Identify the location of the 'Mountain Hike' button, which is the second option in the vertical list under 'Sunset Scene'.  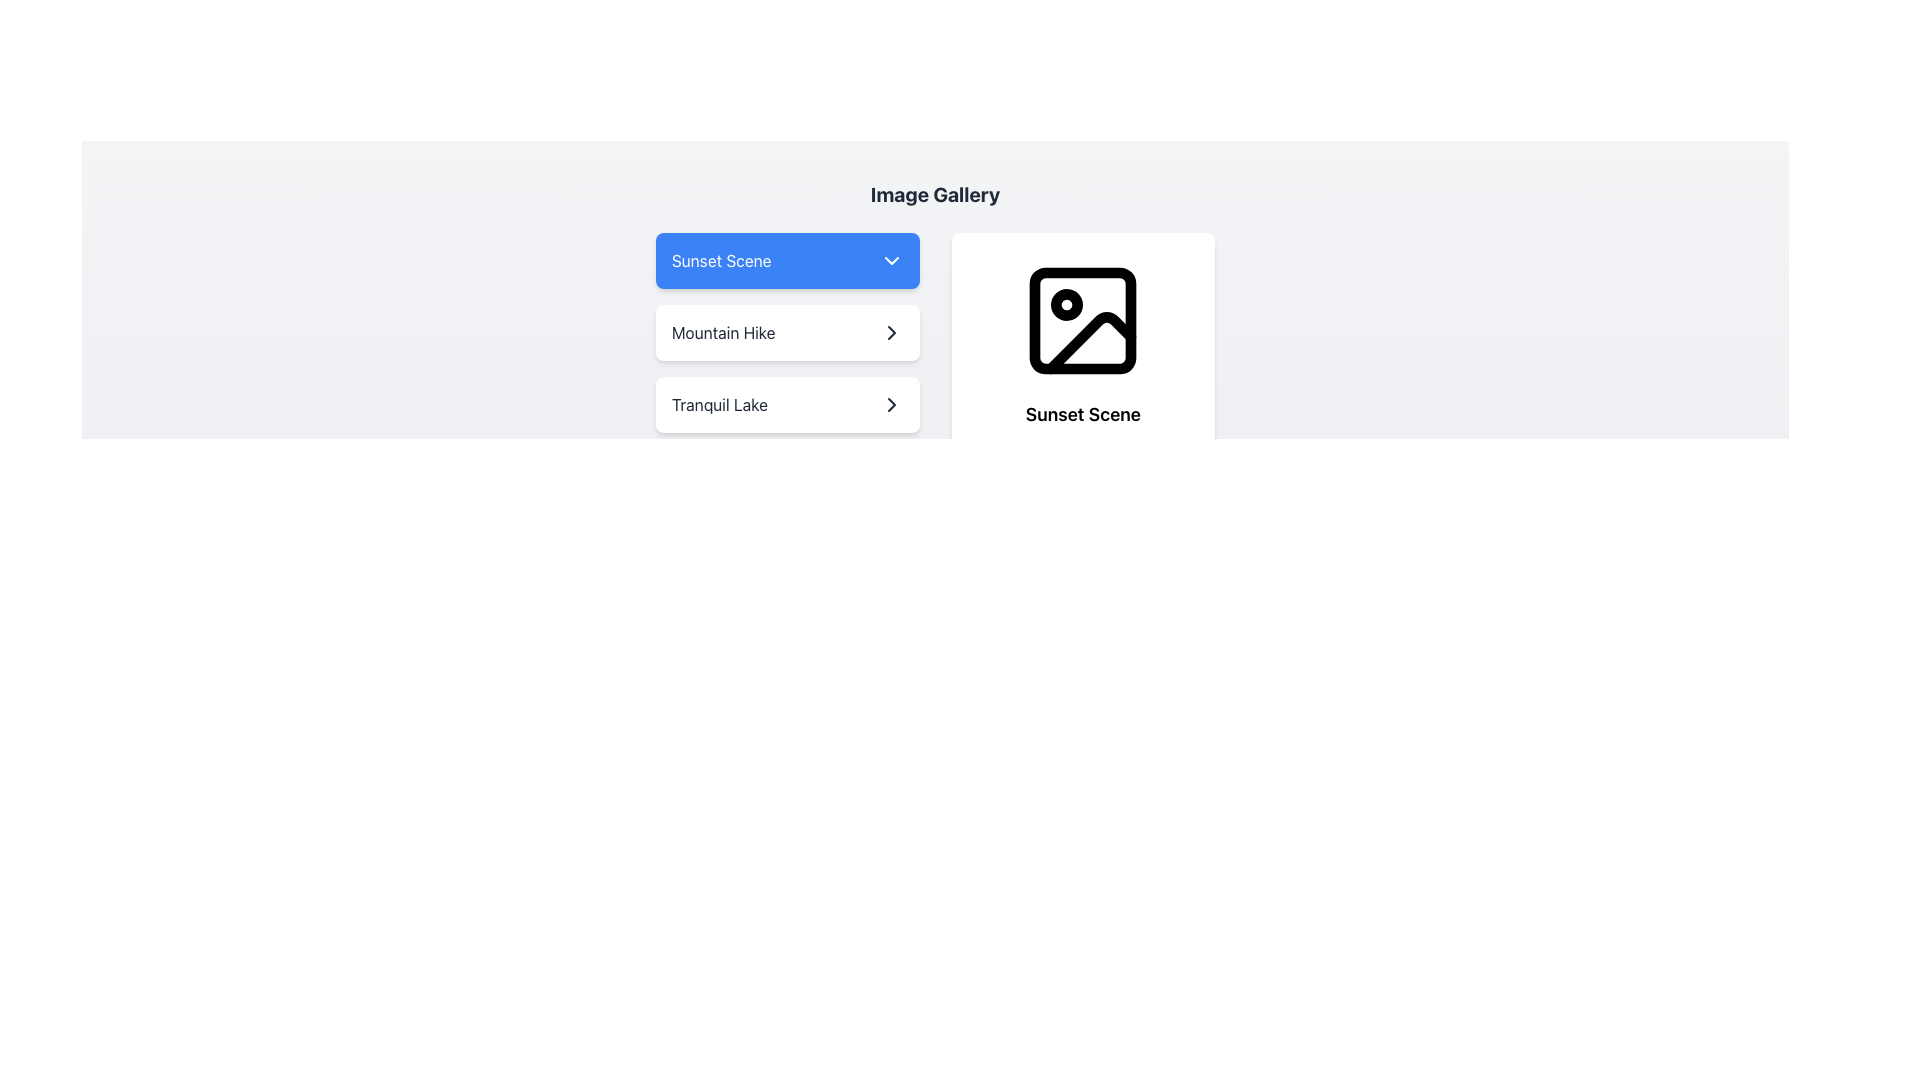
(786, 331).